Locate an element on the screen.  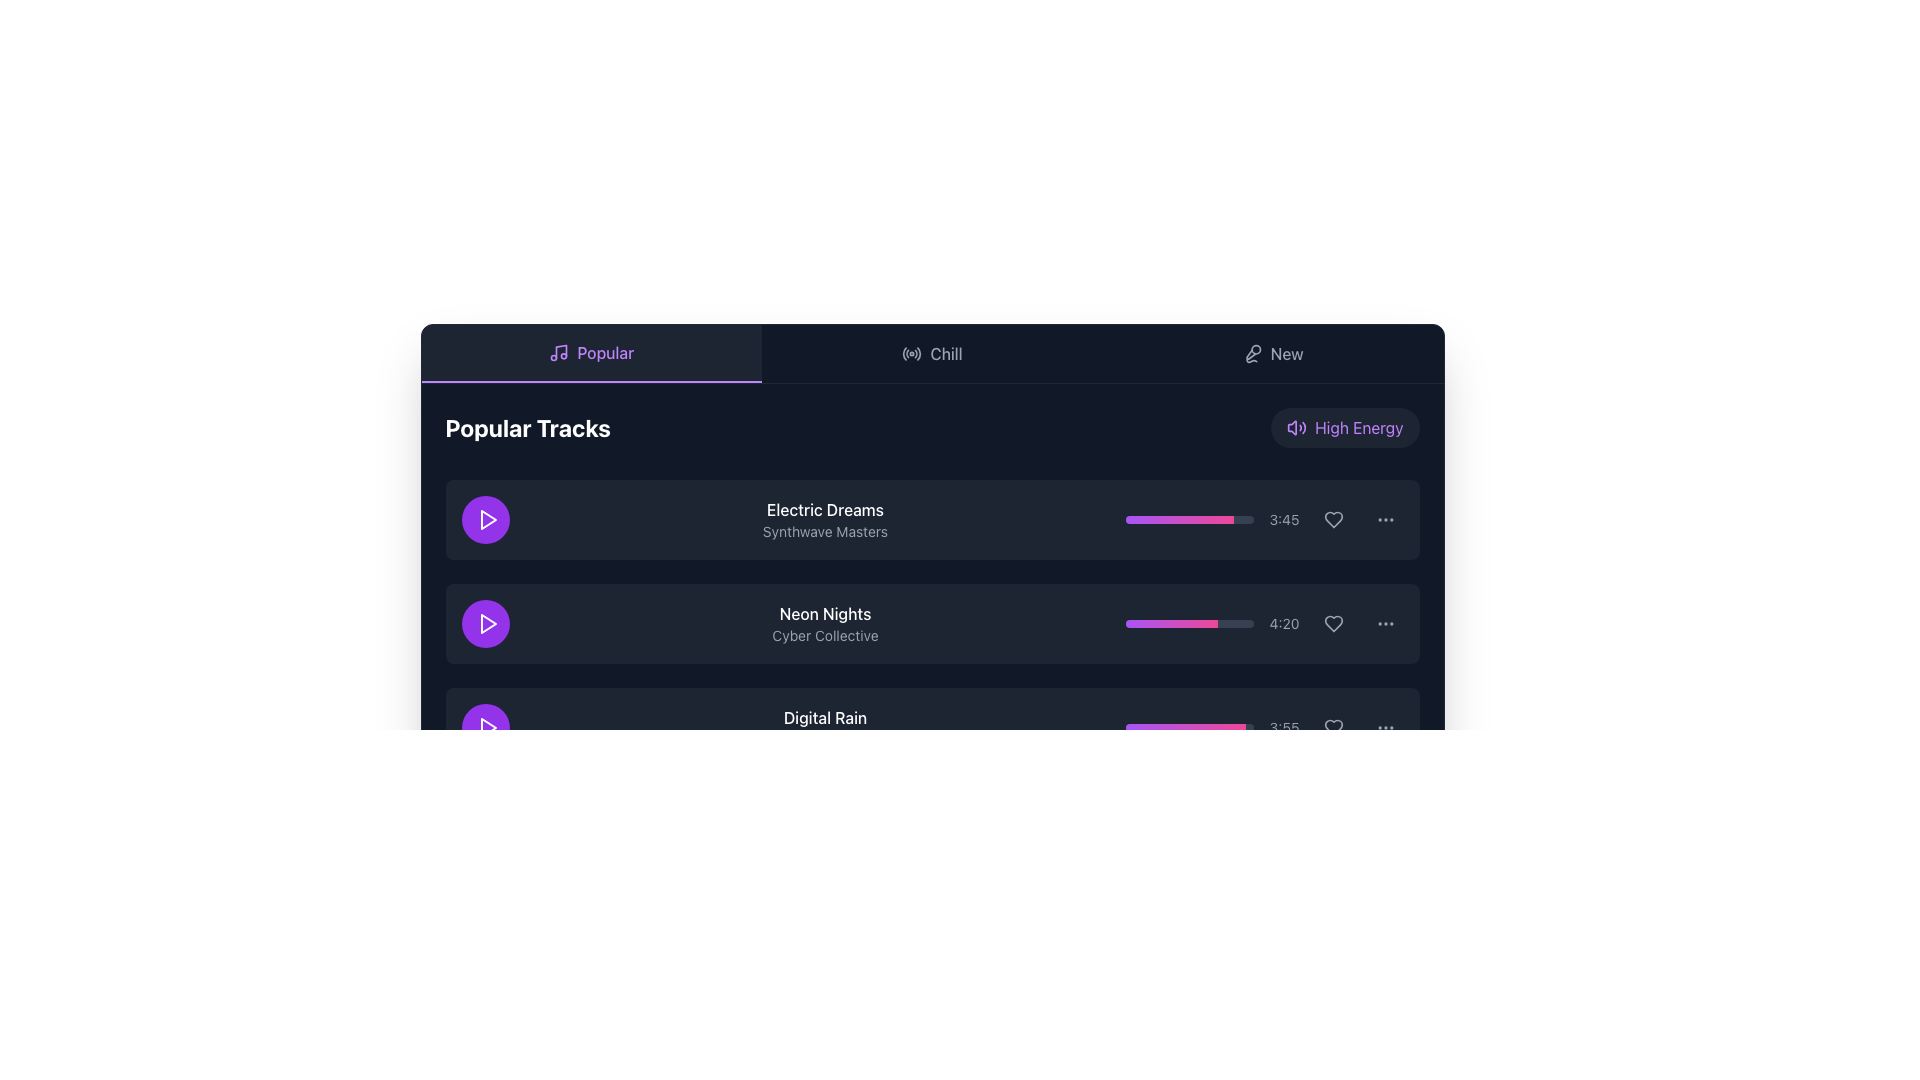
the progress bar indicating 72% completion, which has a gradient fill transitioning from purple to pink is located at coordinates (1189, 623).